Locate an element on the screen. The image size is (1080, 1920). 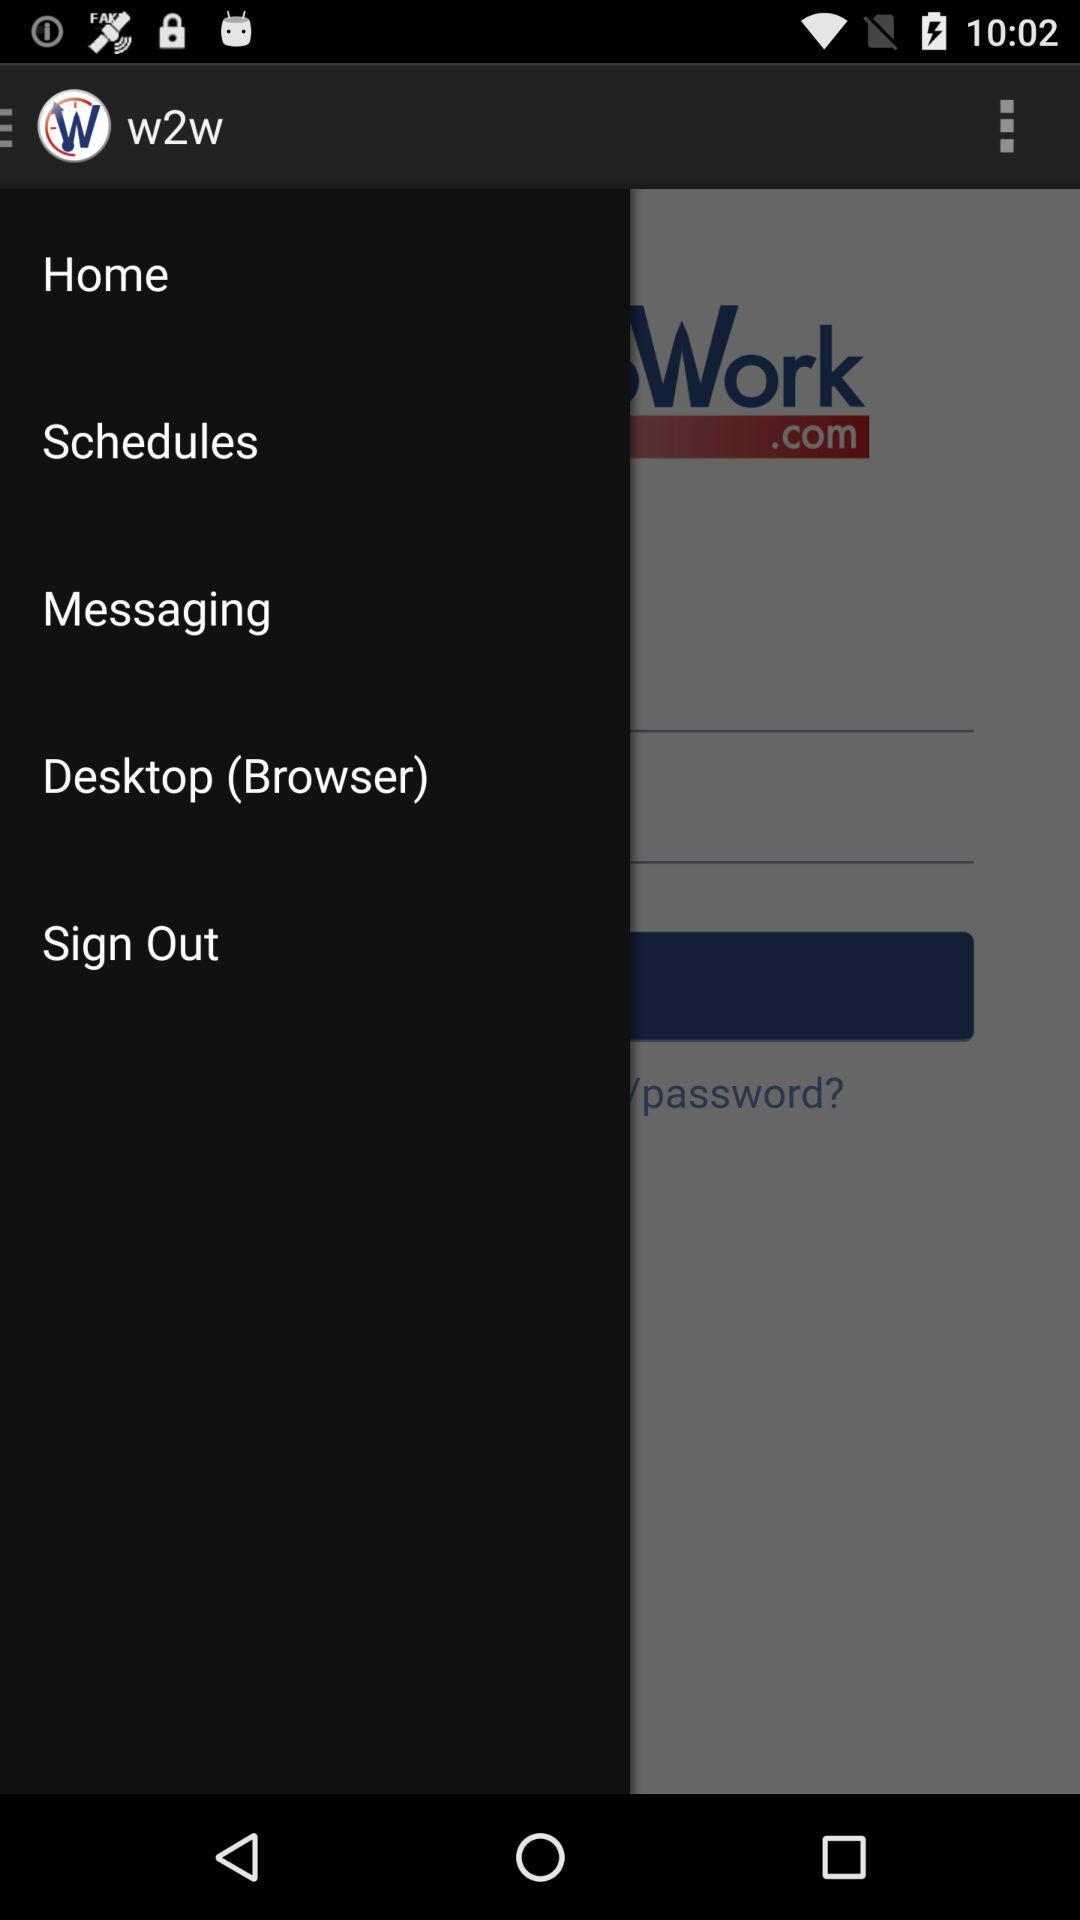
the icon next to home item is located at coordinates (1006, 124).